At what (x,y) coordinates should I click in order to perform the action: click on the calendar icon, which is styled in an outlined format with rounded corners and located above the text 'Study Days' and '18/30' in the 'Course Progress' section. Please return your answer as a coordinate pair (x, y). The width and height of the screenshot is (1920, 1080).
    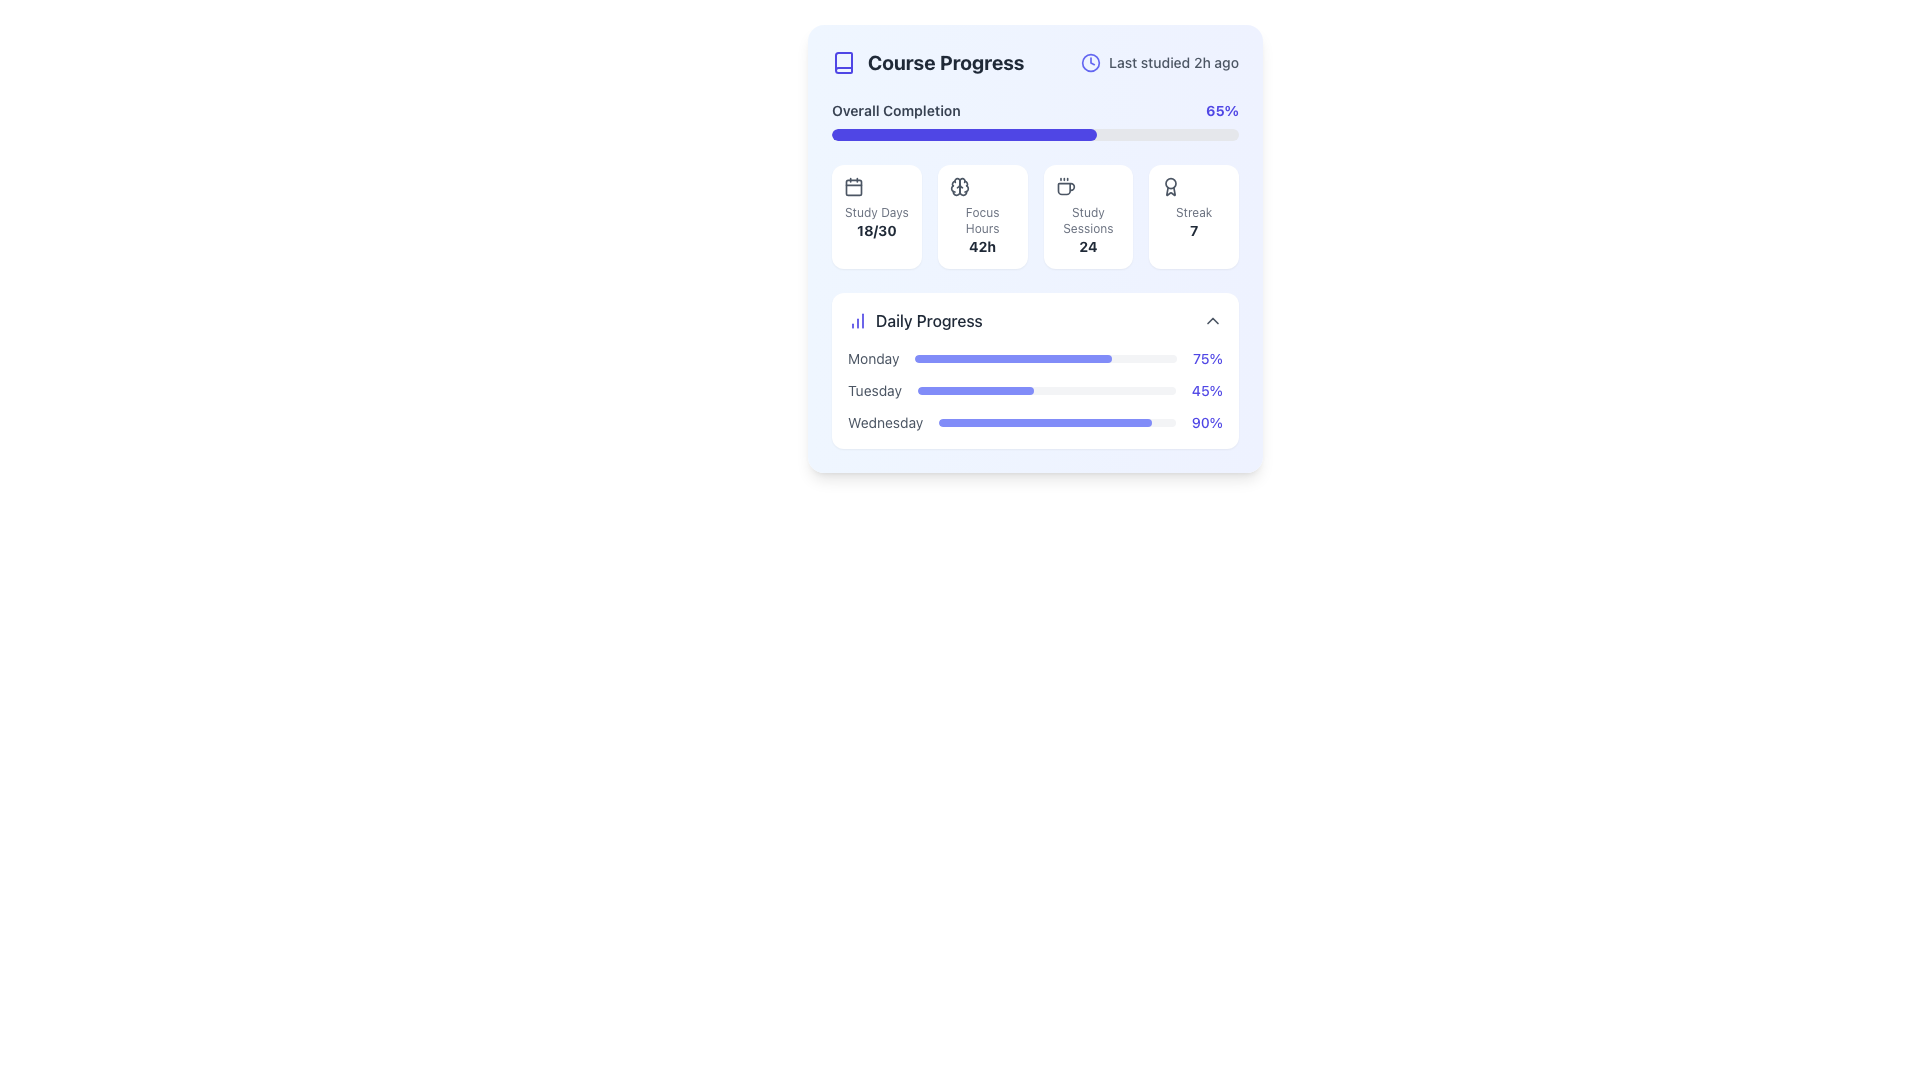
    Looking at the image, I should click on (854, 186).